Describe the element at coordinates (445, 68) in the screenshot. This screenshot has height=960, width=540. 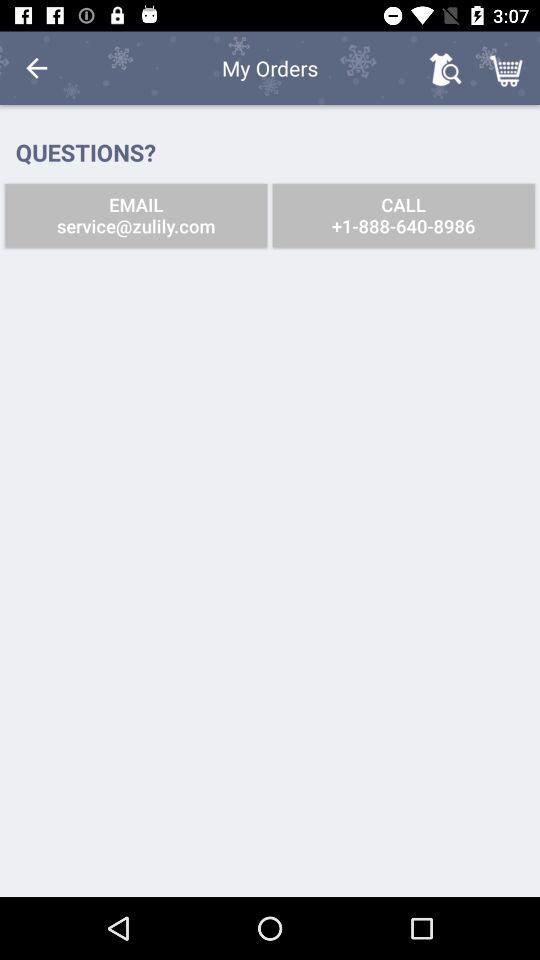
I see `the icon above the call 1 888` at that location.